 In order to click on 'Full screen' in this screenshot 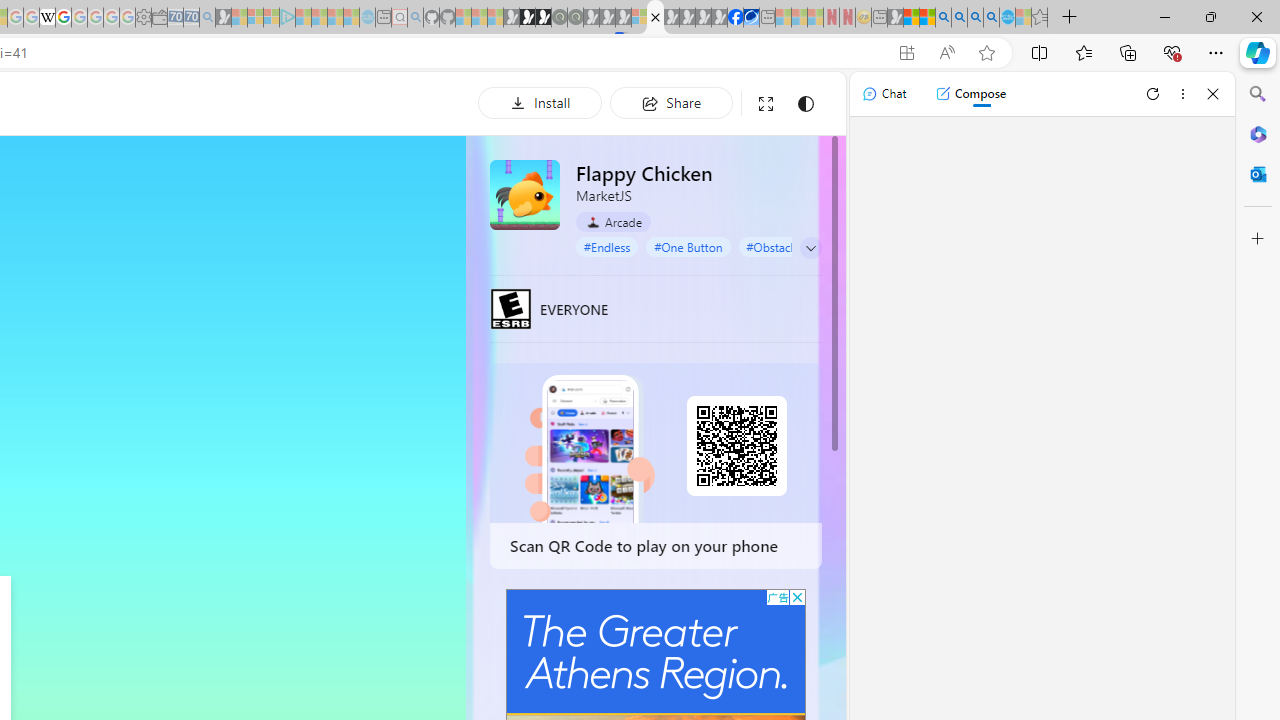, I will do `click(764, 103)`.